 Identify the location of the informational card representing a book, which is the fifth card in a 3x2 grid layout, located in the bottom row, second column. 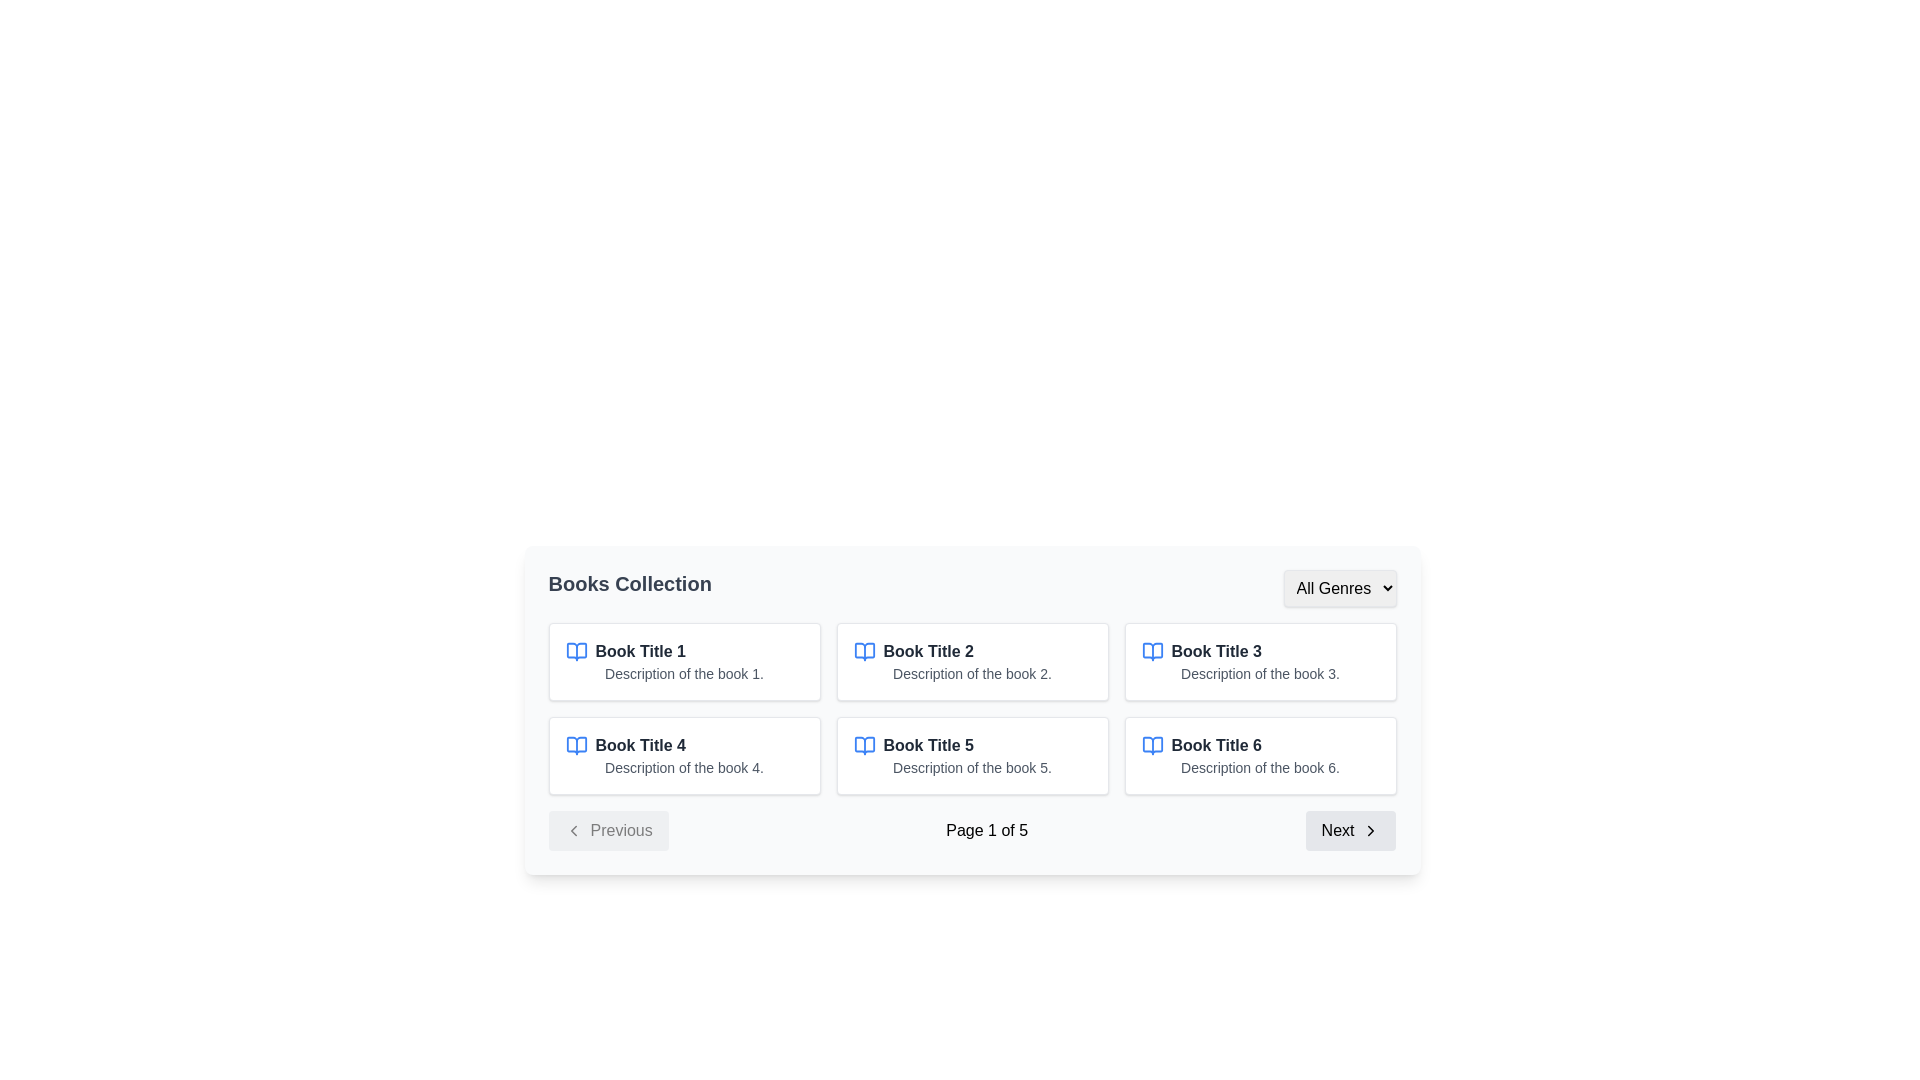
(972, 756).